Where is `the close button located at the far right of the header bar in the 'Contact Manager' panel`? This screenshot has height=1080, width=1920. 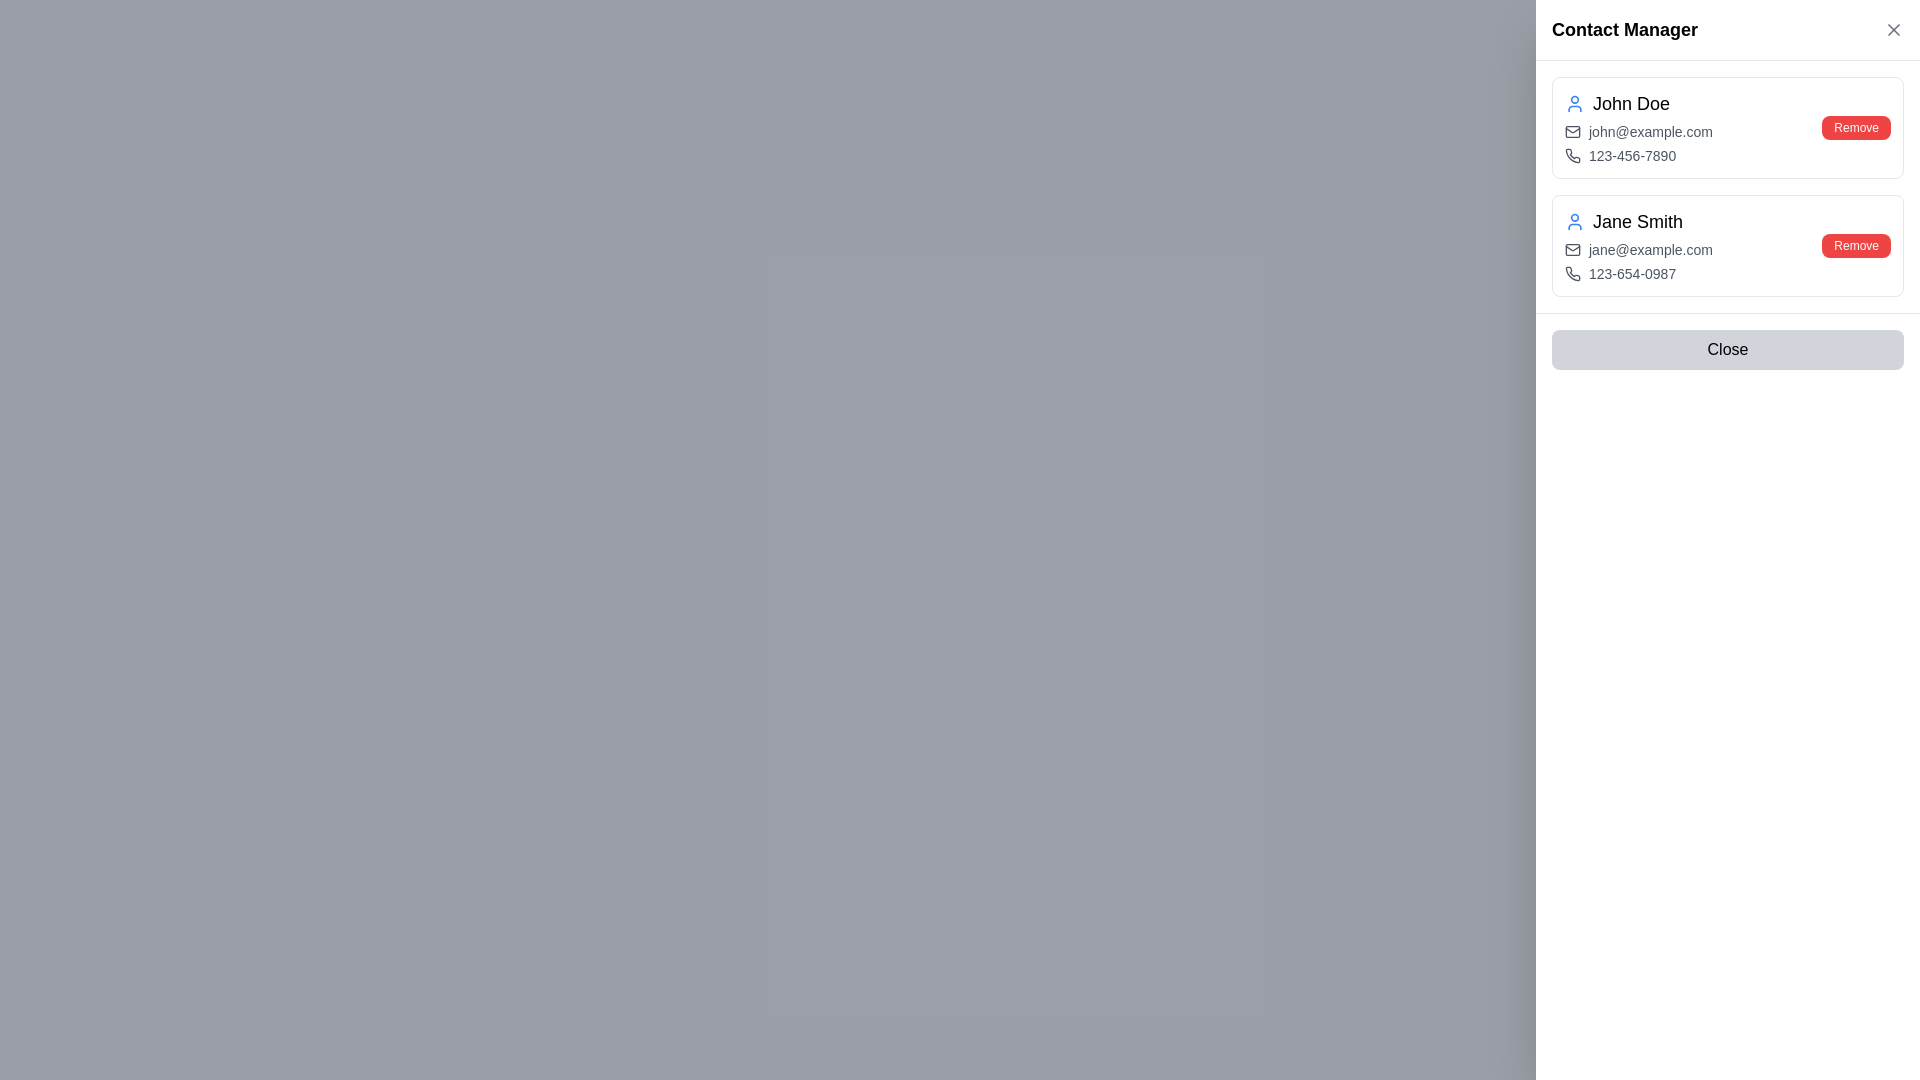
the close button located at the far right of the header bar in the 'Contact Manager' panel is located at coordinates (1893, 30).